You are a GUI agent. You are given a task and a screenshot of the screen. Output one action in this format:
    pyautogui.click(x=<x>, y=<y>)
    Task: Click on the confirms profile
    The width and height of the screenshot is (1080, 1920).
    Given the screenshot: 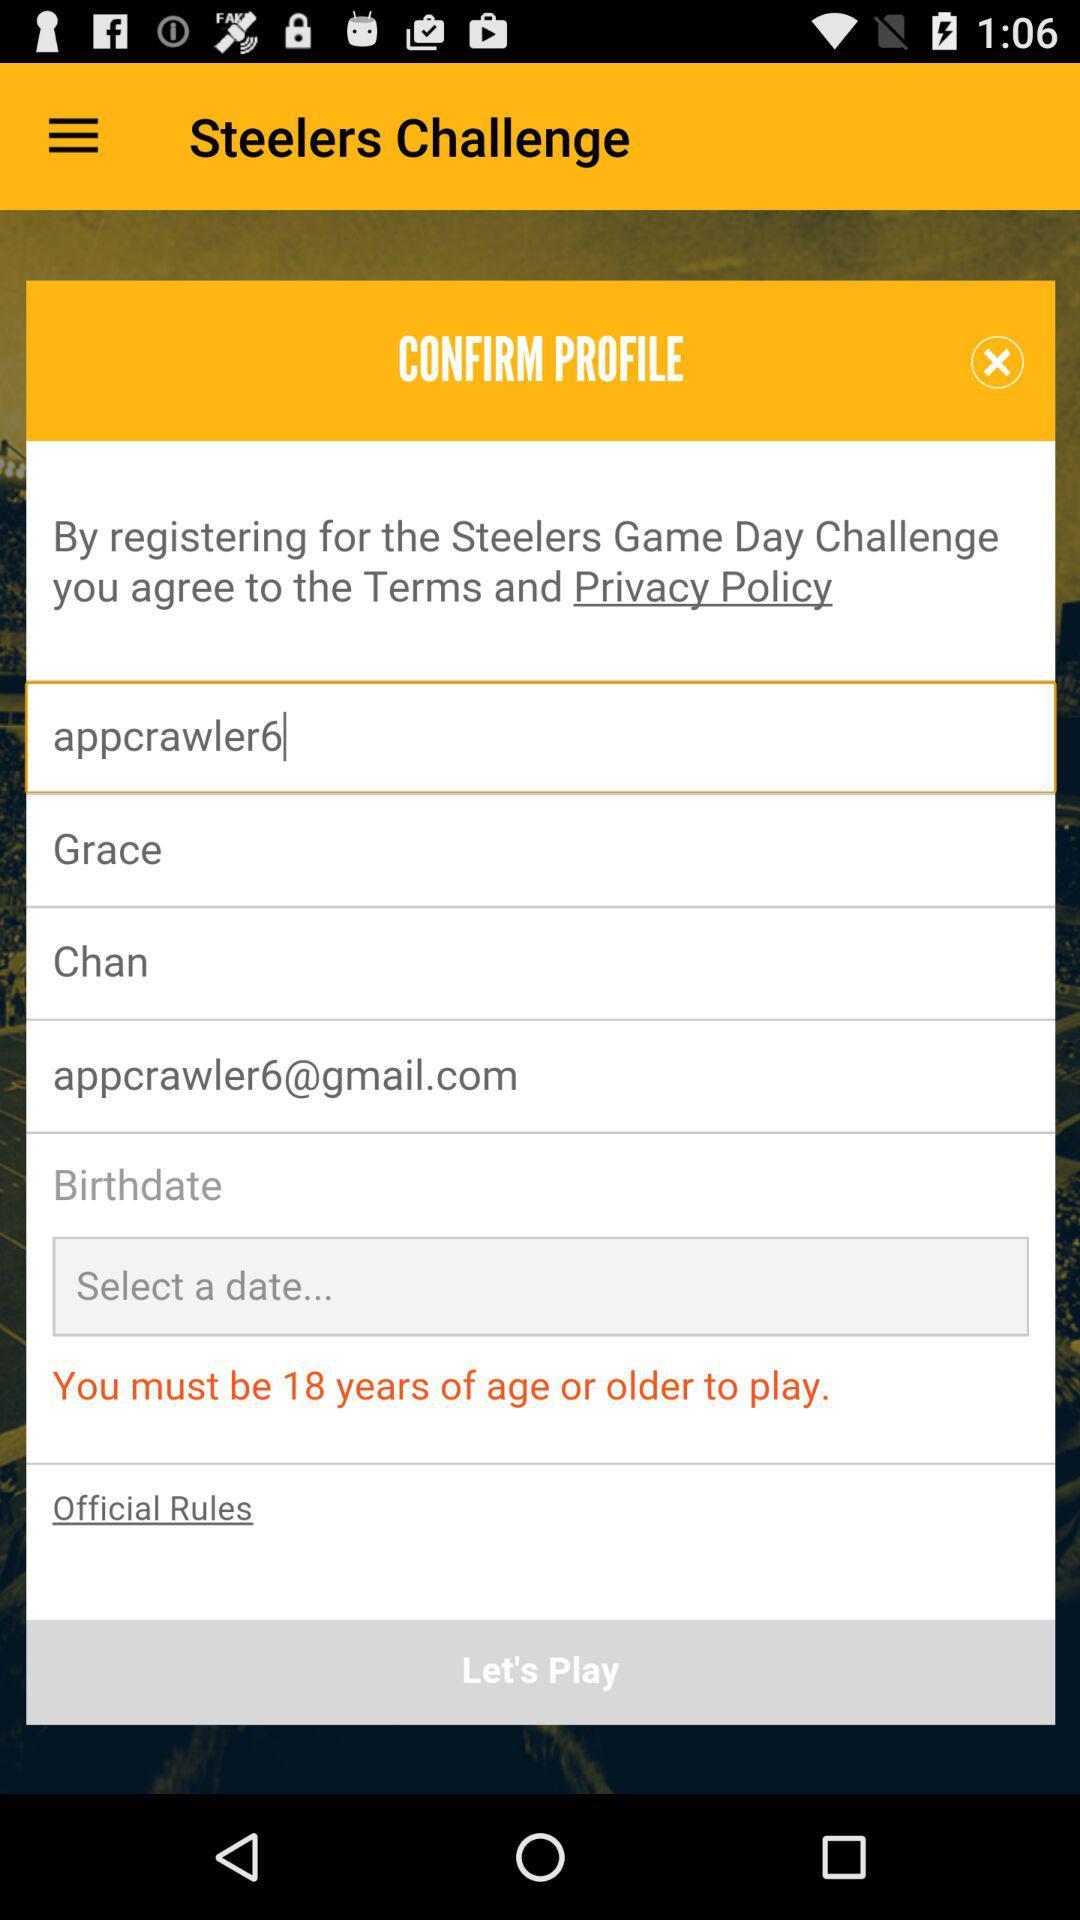 What is the action you would take?
    pyautogui.click(x=540, y=1002)
    